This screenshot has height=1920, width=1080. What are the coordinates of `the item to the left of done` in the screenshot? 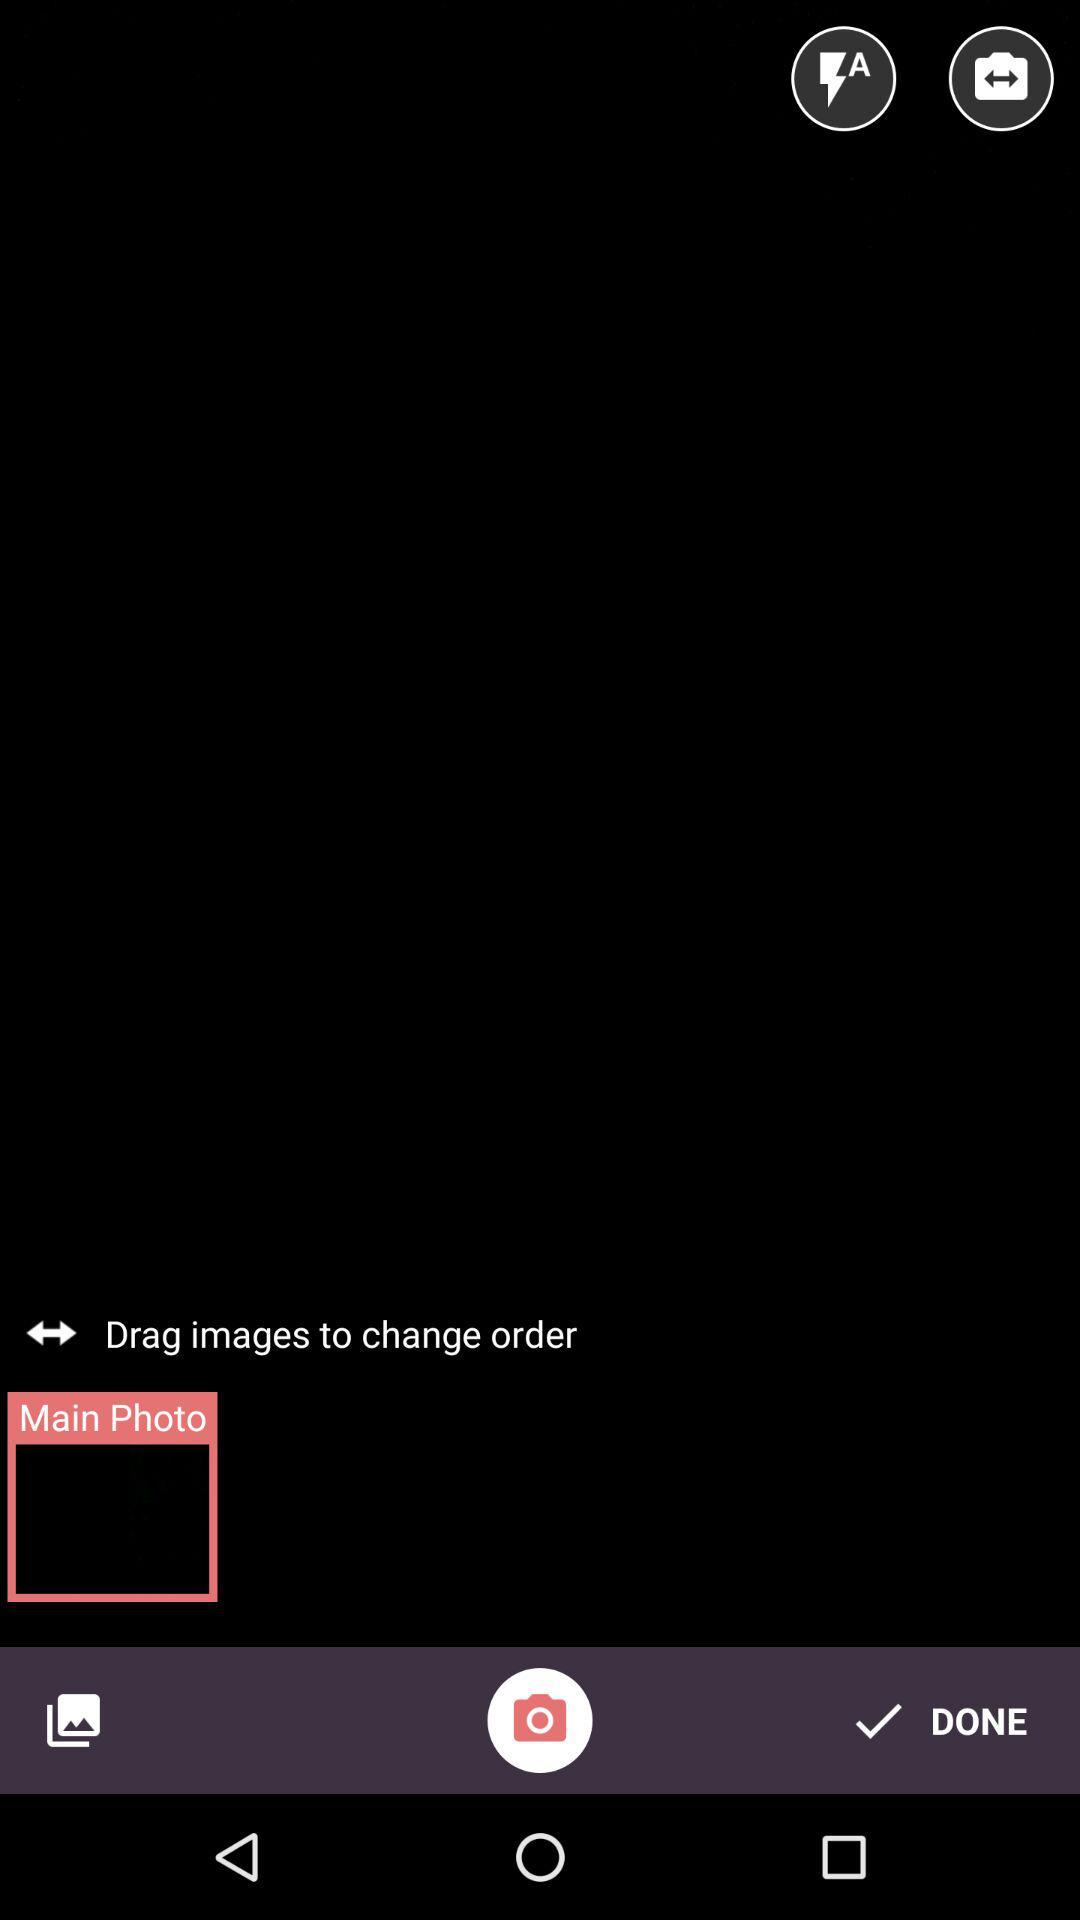 It's located at (540, 1719).